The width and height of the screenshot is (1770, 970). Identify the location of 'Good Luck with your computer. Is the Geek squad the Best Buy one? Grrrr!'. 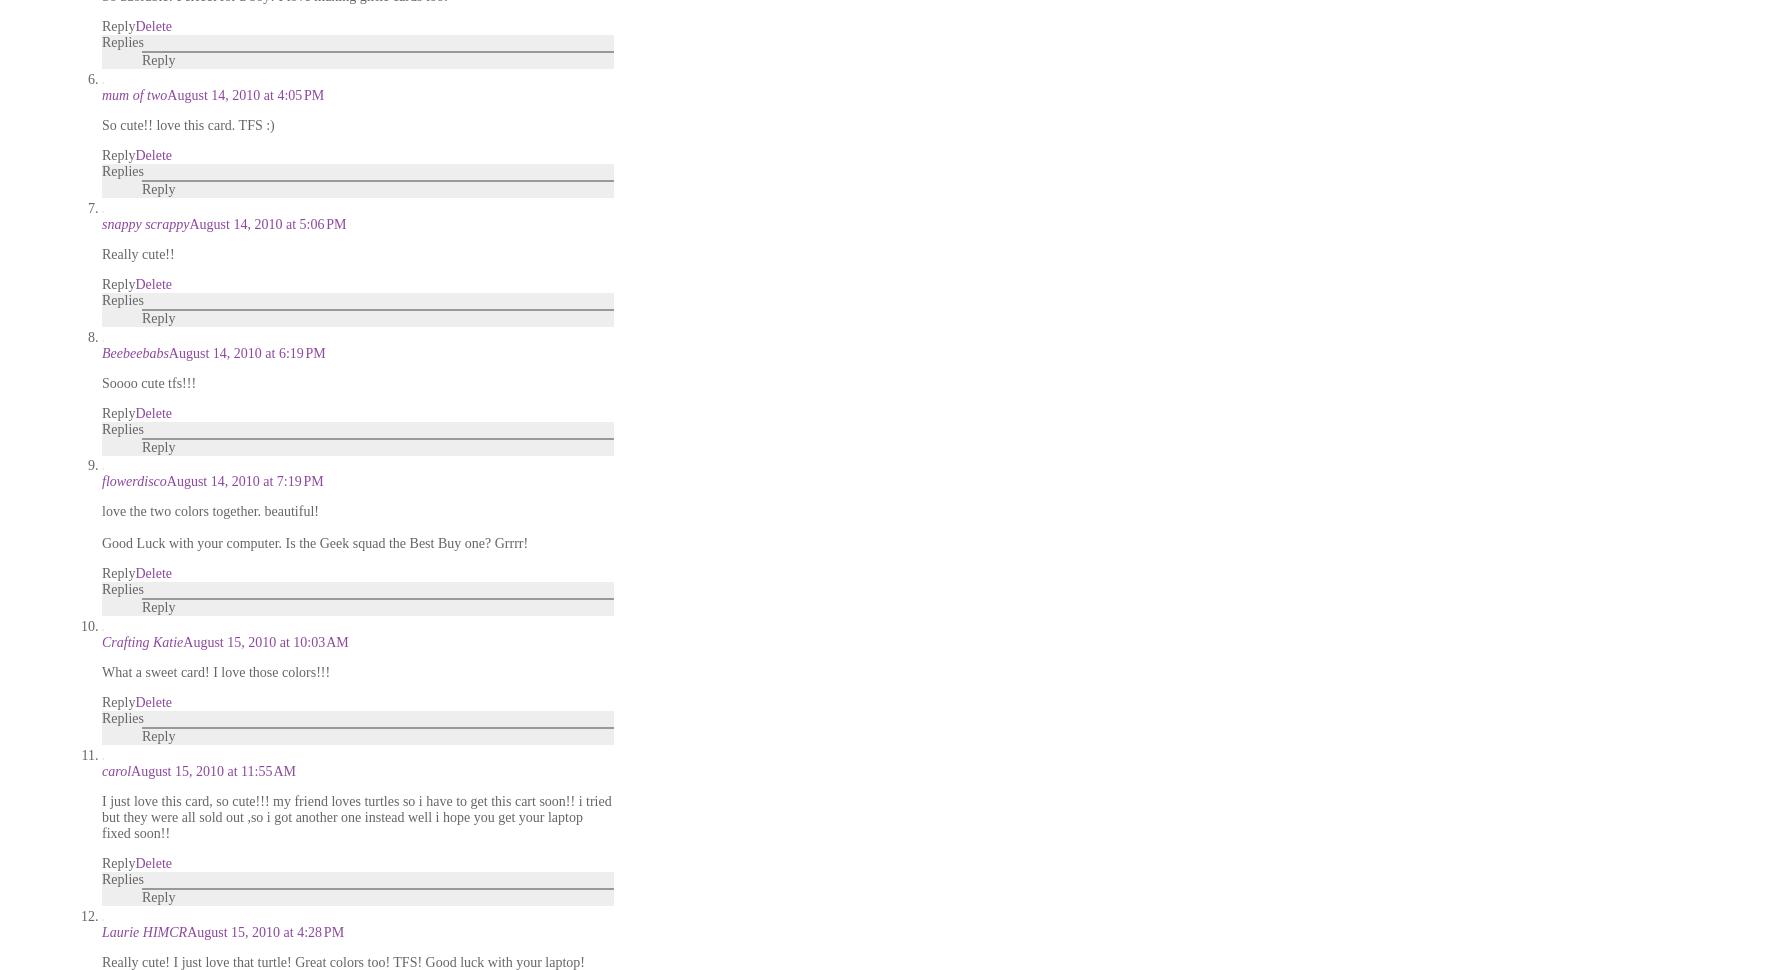
(314, 542).